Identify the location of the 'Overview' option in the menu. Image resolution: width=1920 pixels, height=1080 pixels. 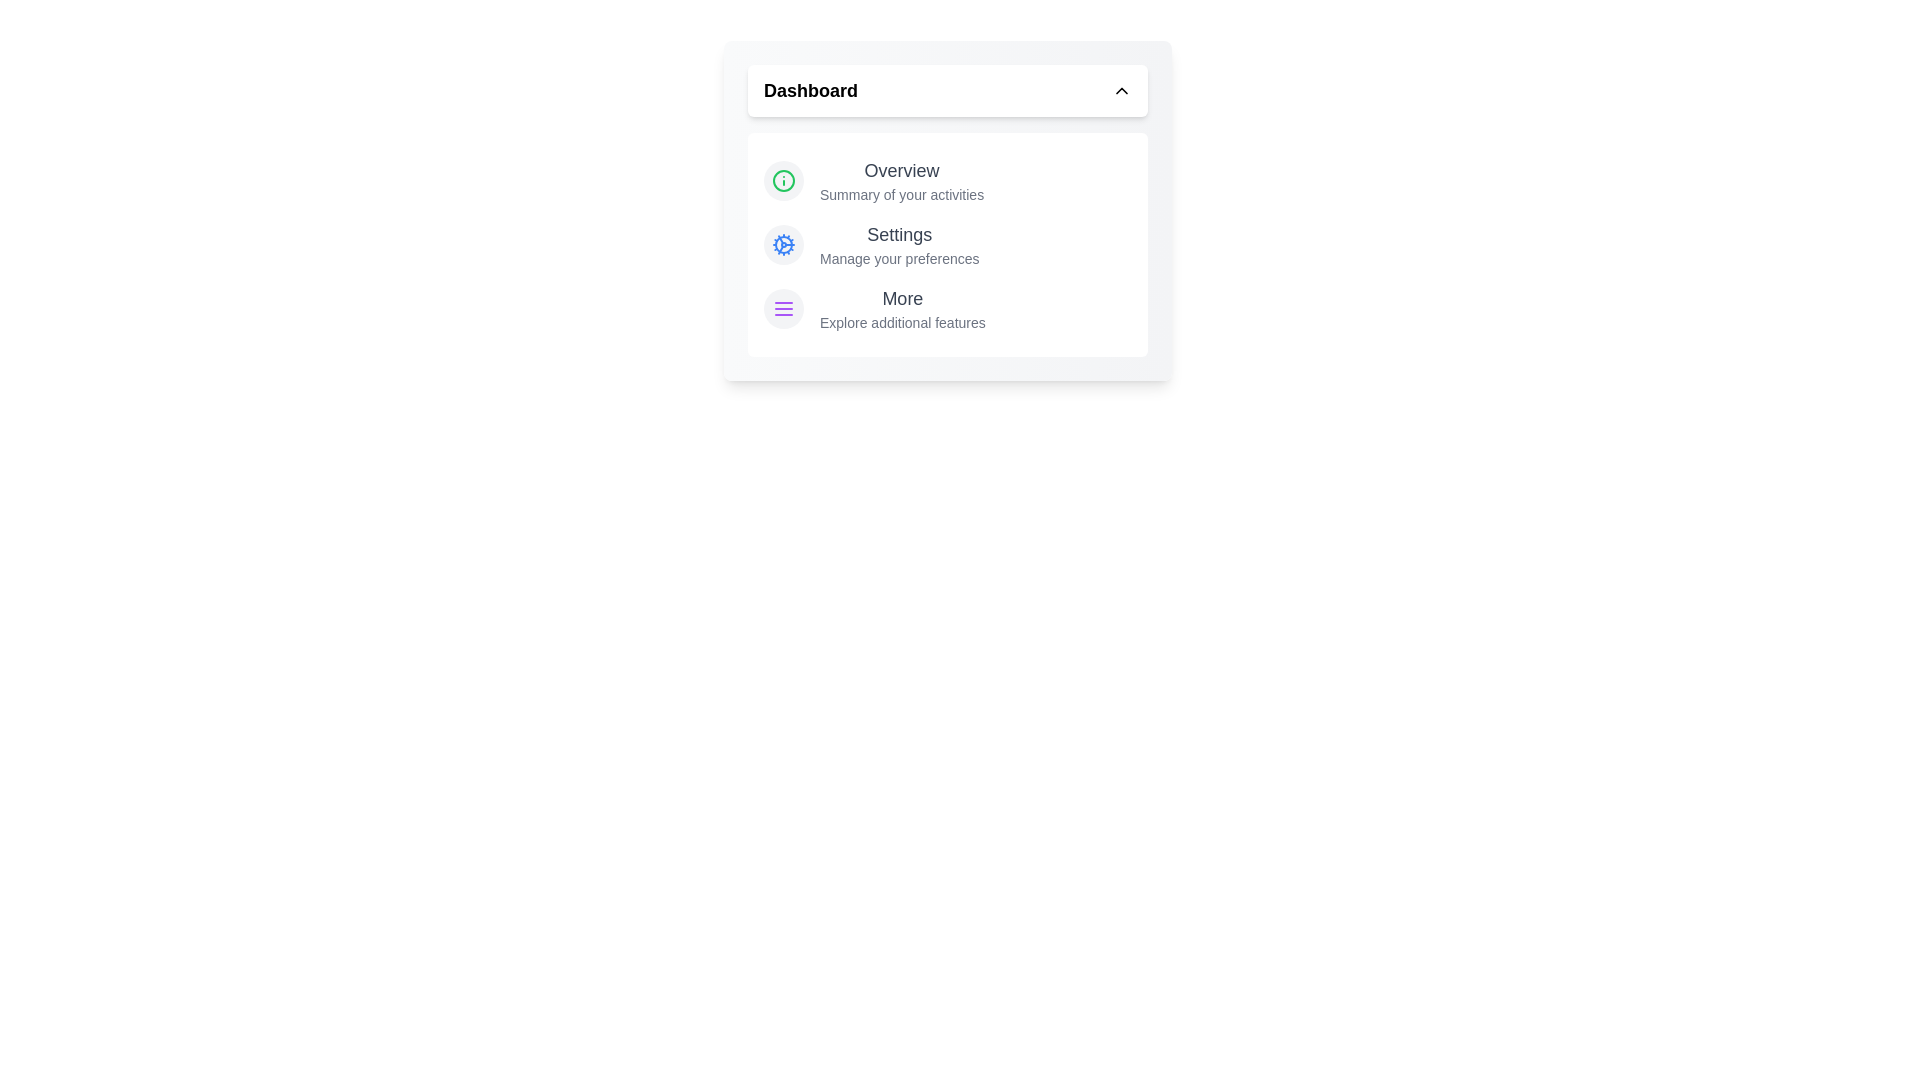
(901, 169).